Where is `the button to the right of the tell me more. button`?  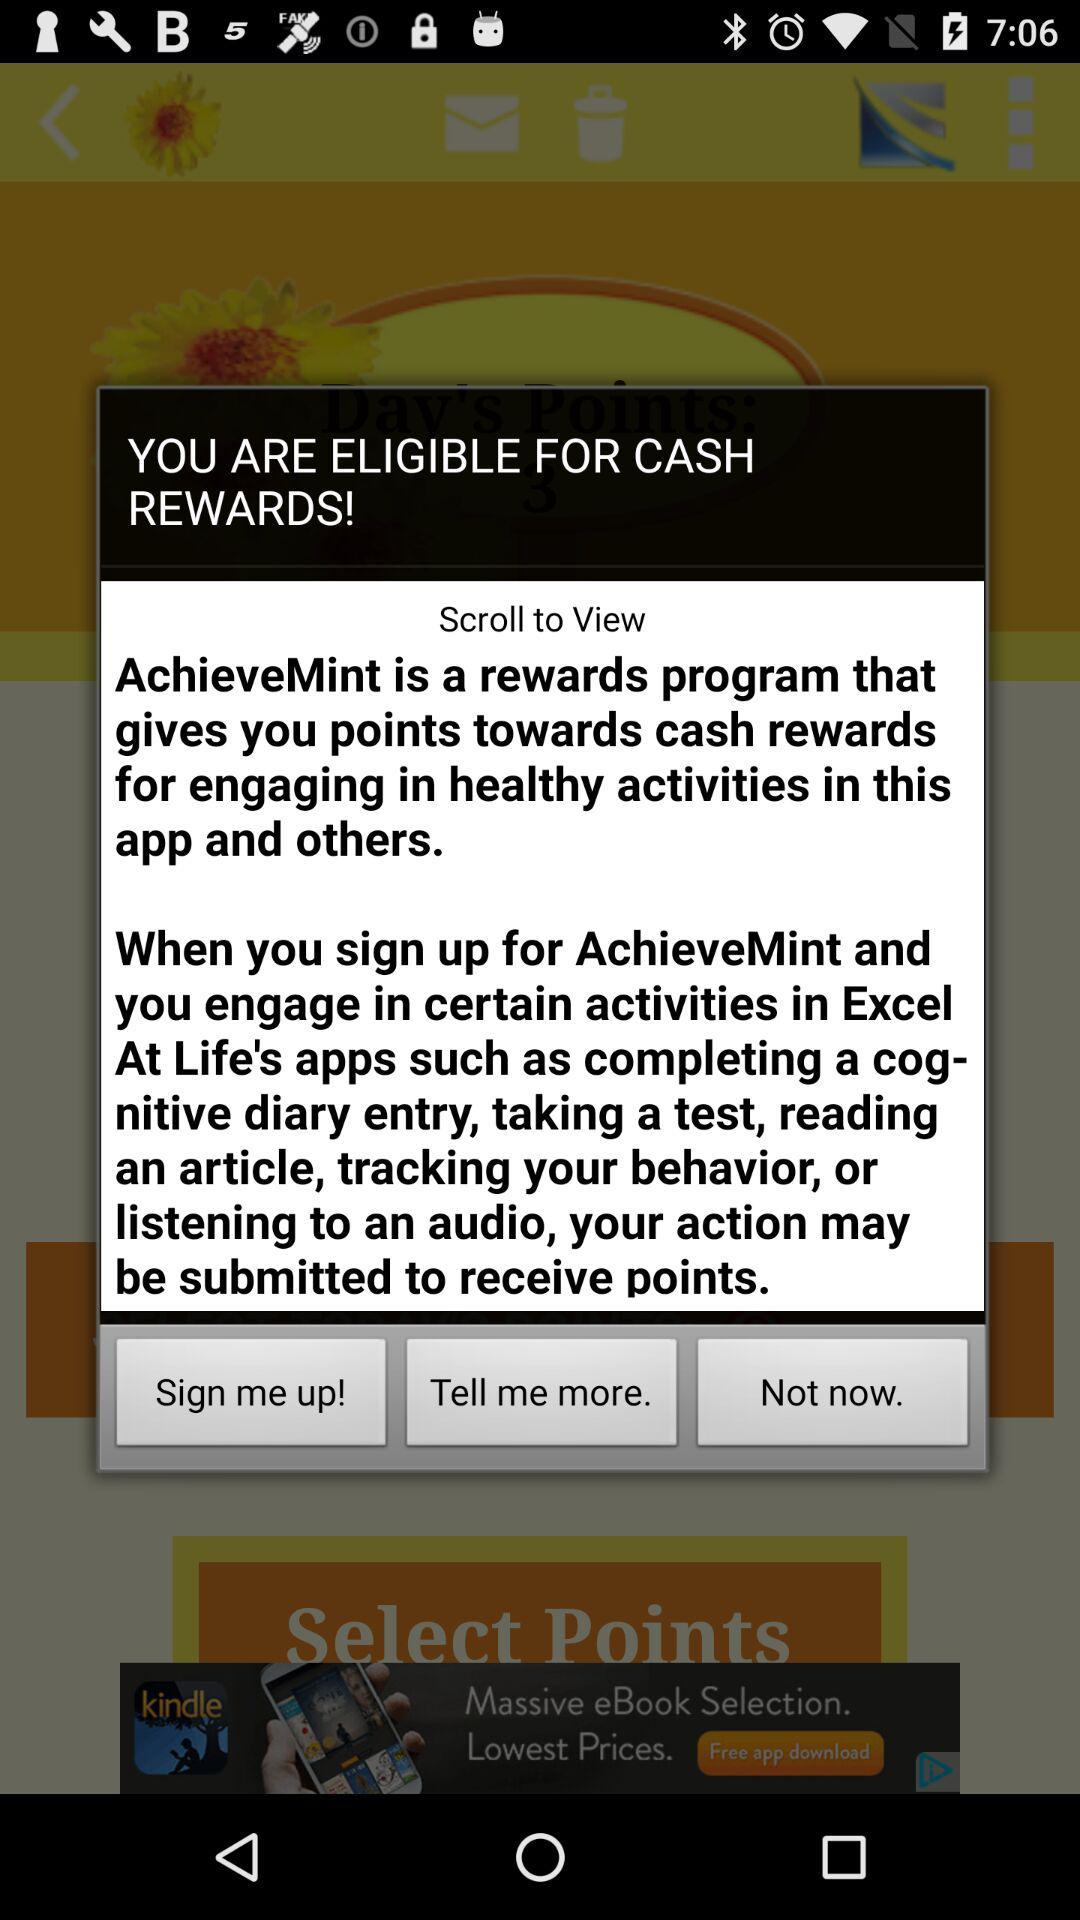 the button to the right of the tell me more. button is located at coordinates (833, 1396).